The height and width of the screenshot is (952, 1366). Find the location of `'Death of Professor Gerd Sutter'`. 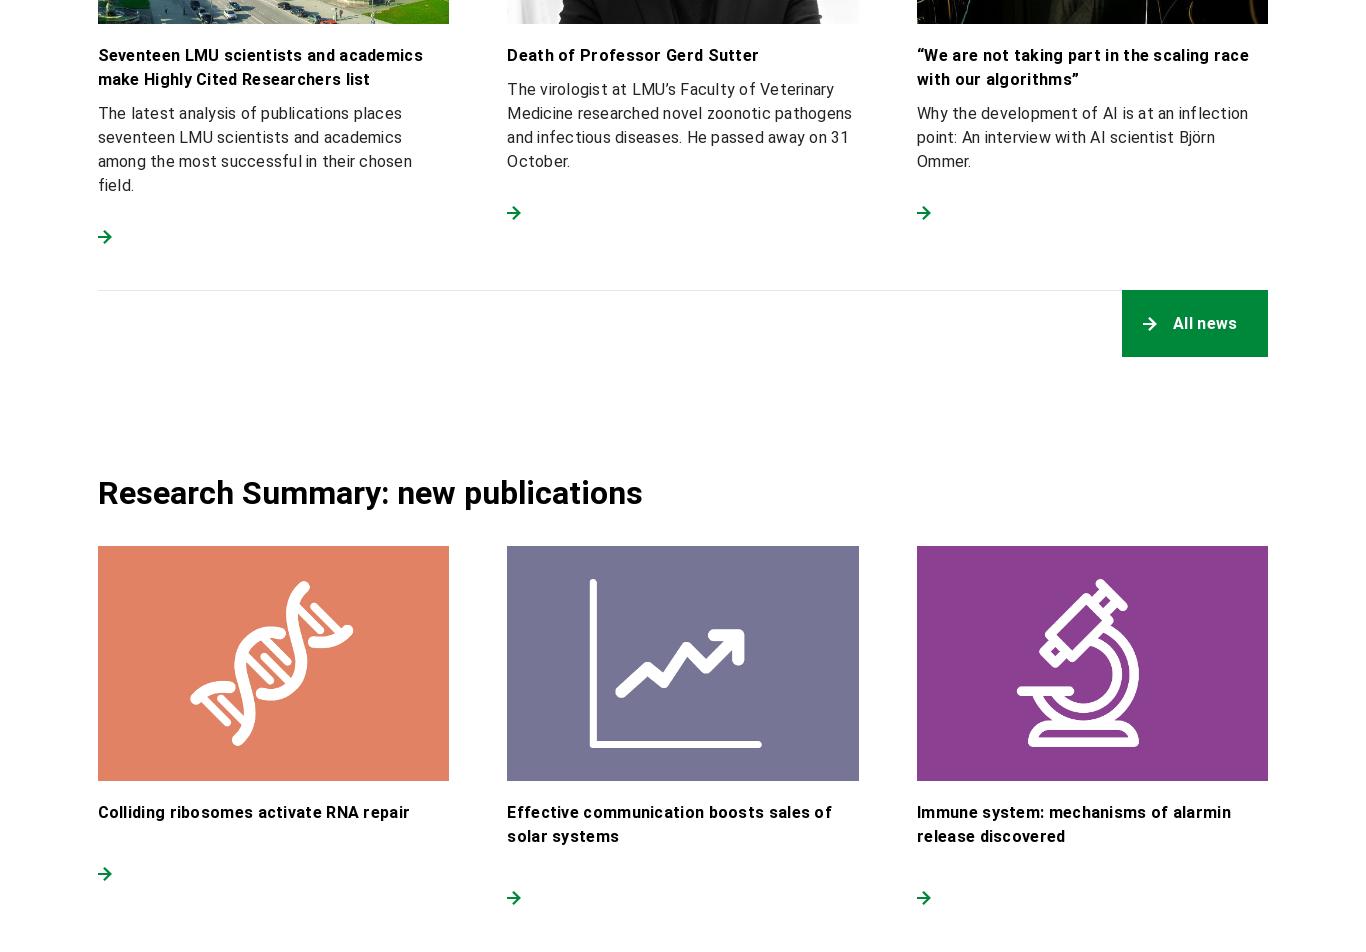

'Death of Professor Gerd Sutter' is located at coordinates (632, 54).